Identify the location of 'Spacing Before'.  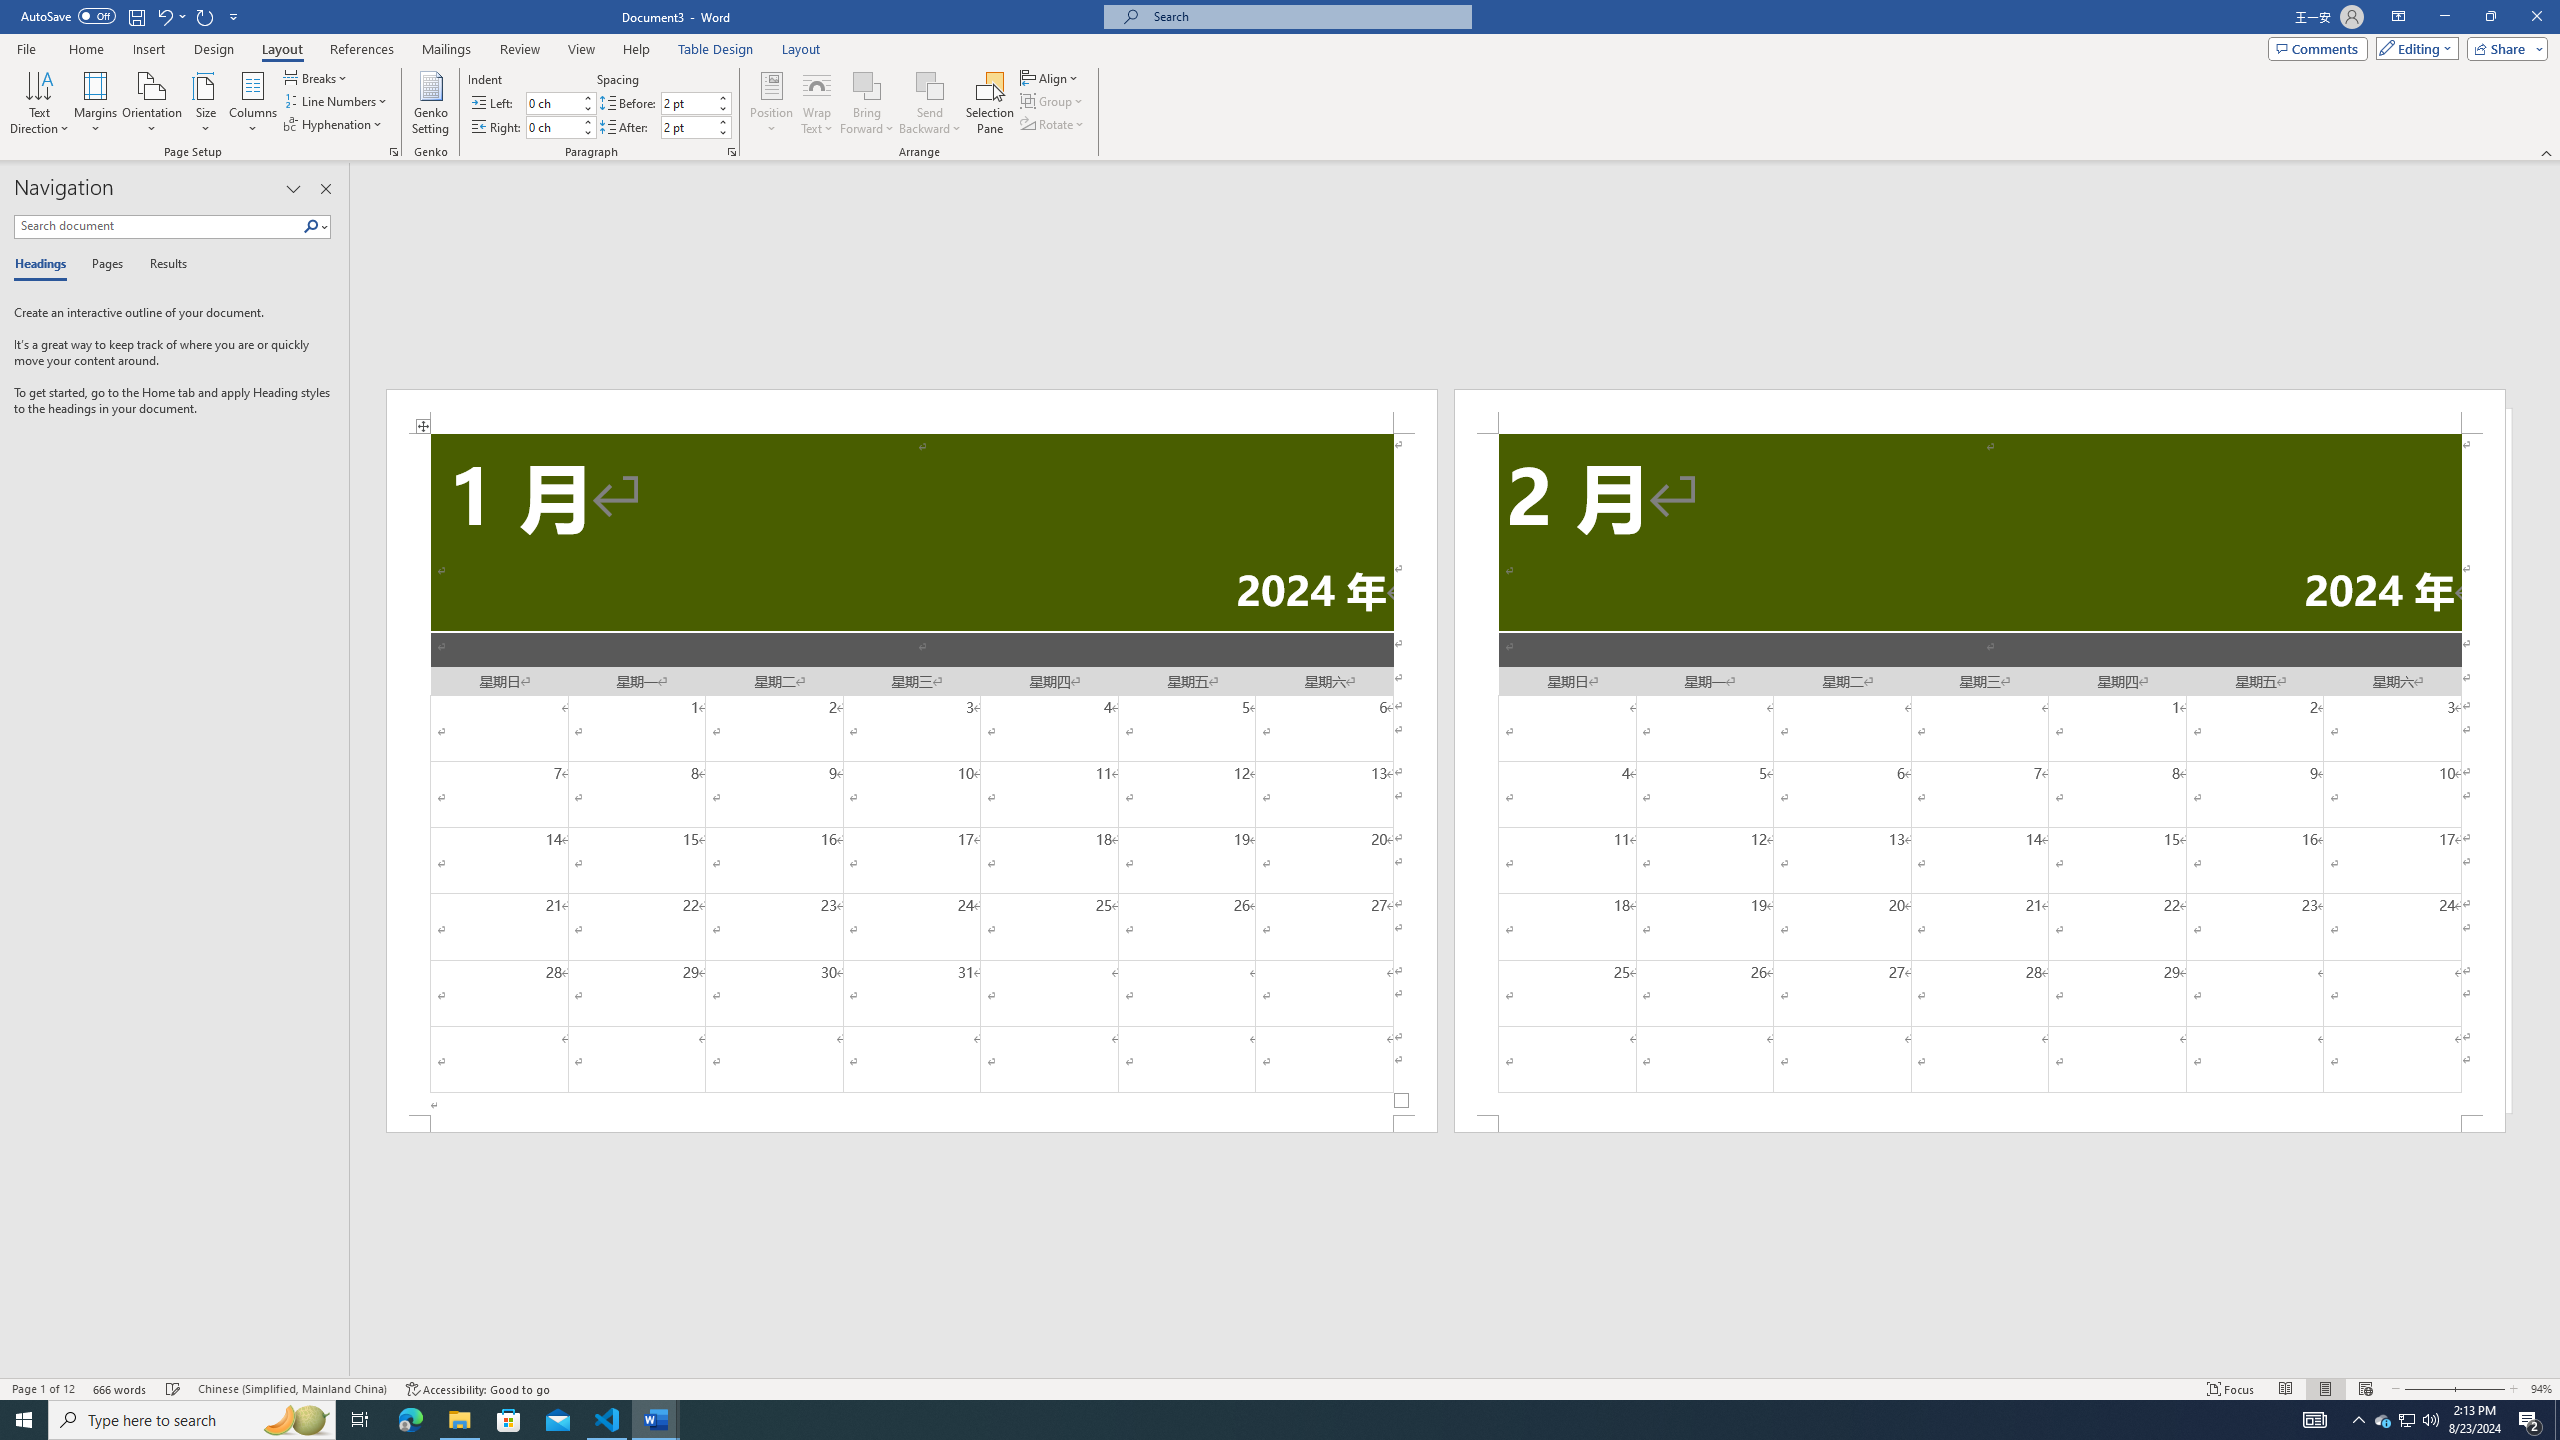
(688, 102).